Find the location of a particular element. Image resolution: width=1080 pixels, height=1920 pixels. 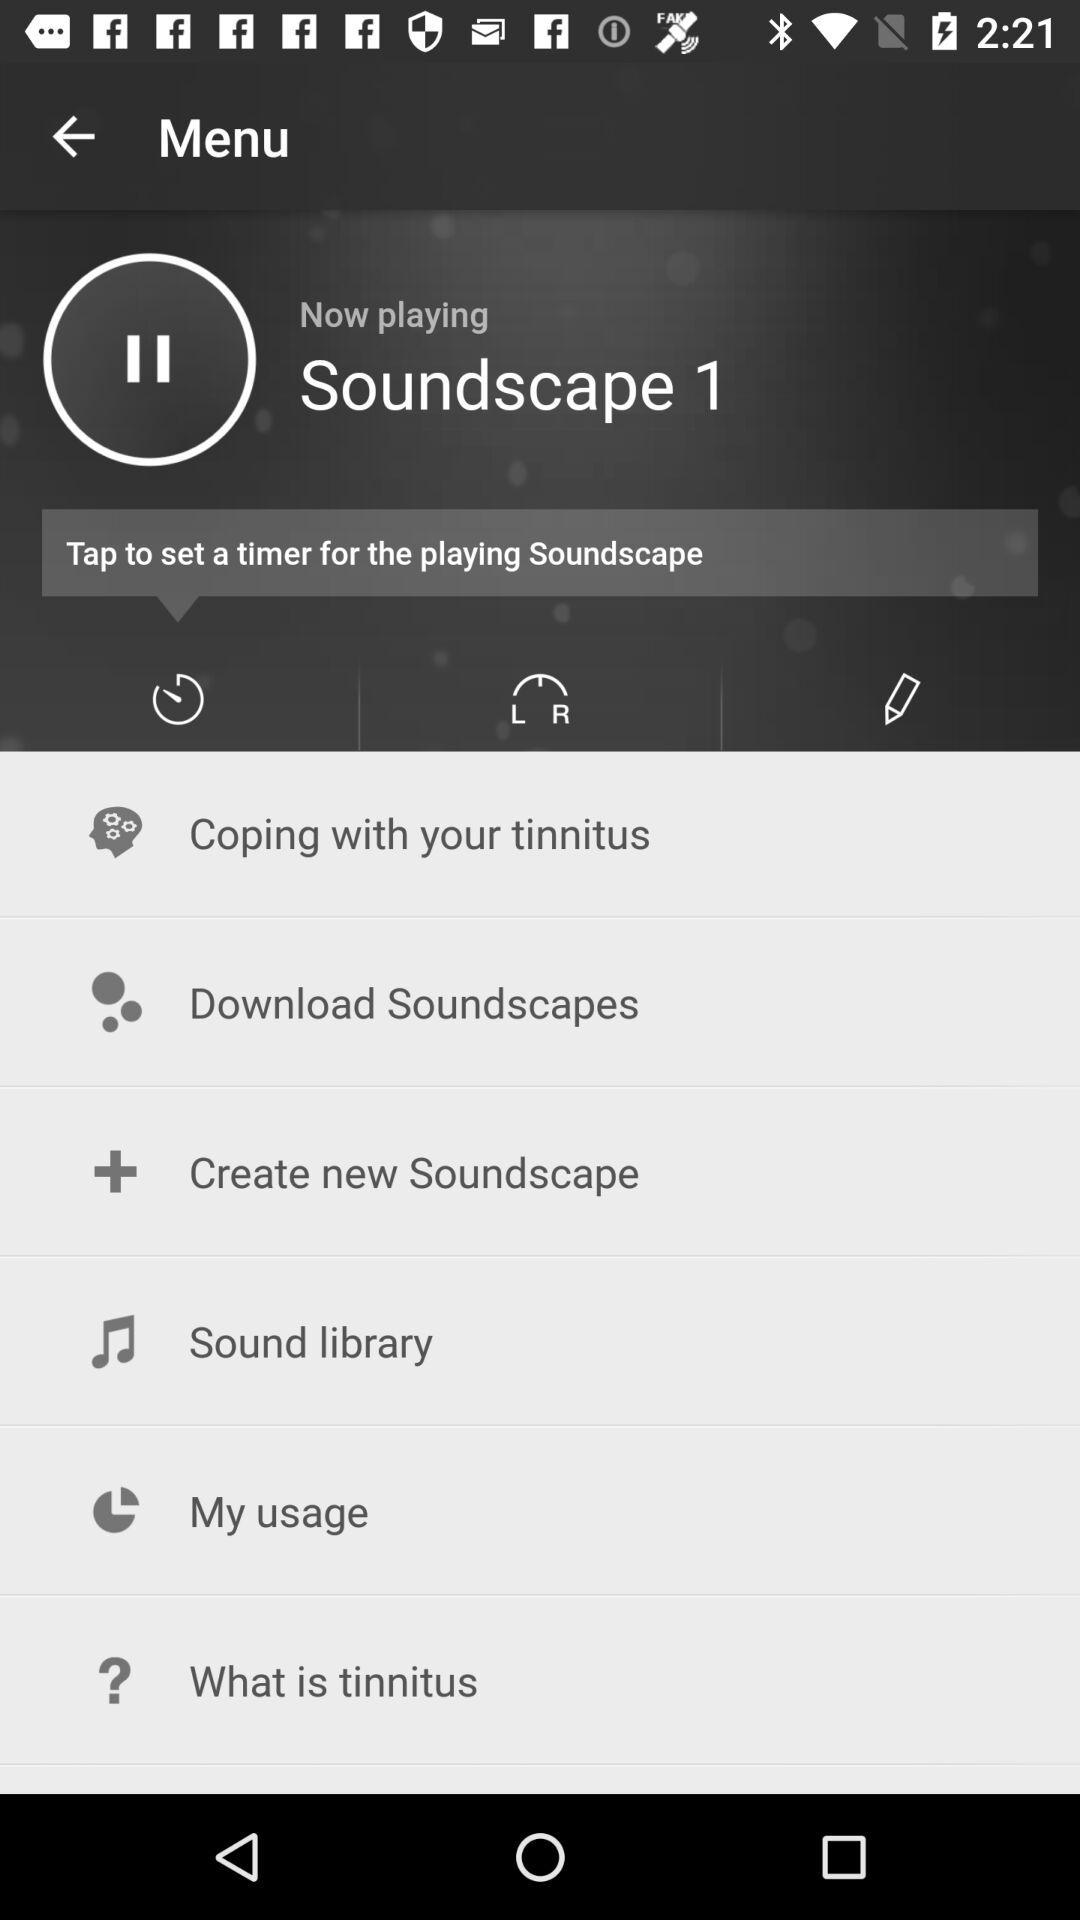

the pause icon is located at coordinates (148, 359).